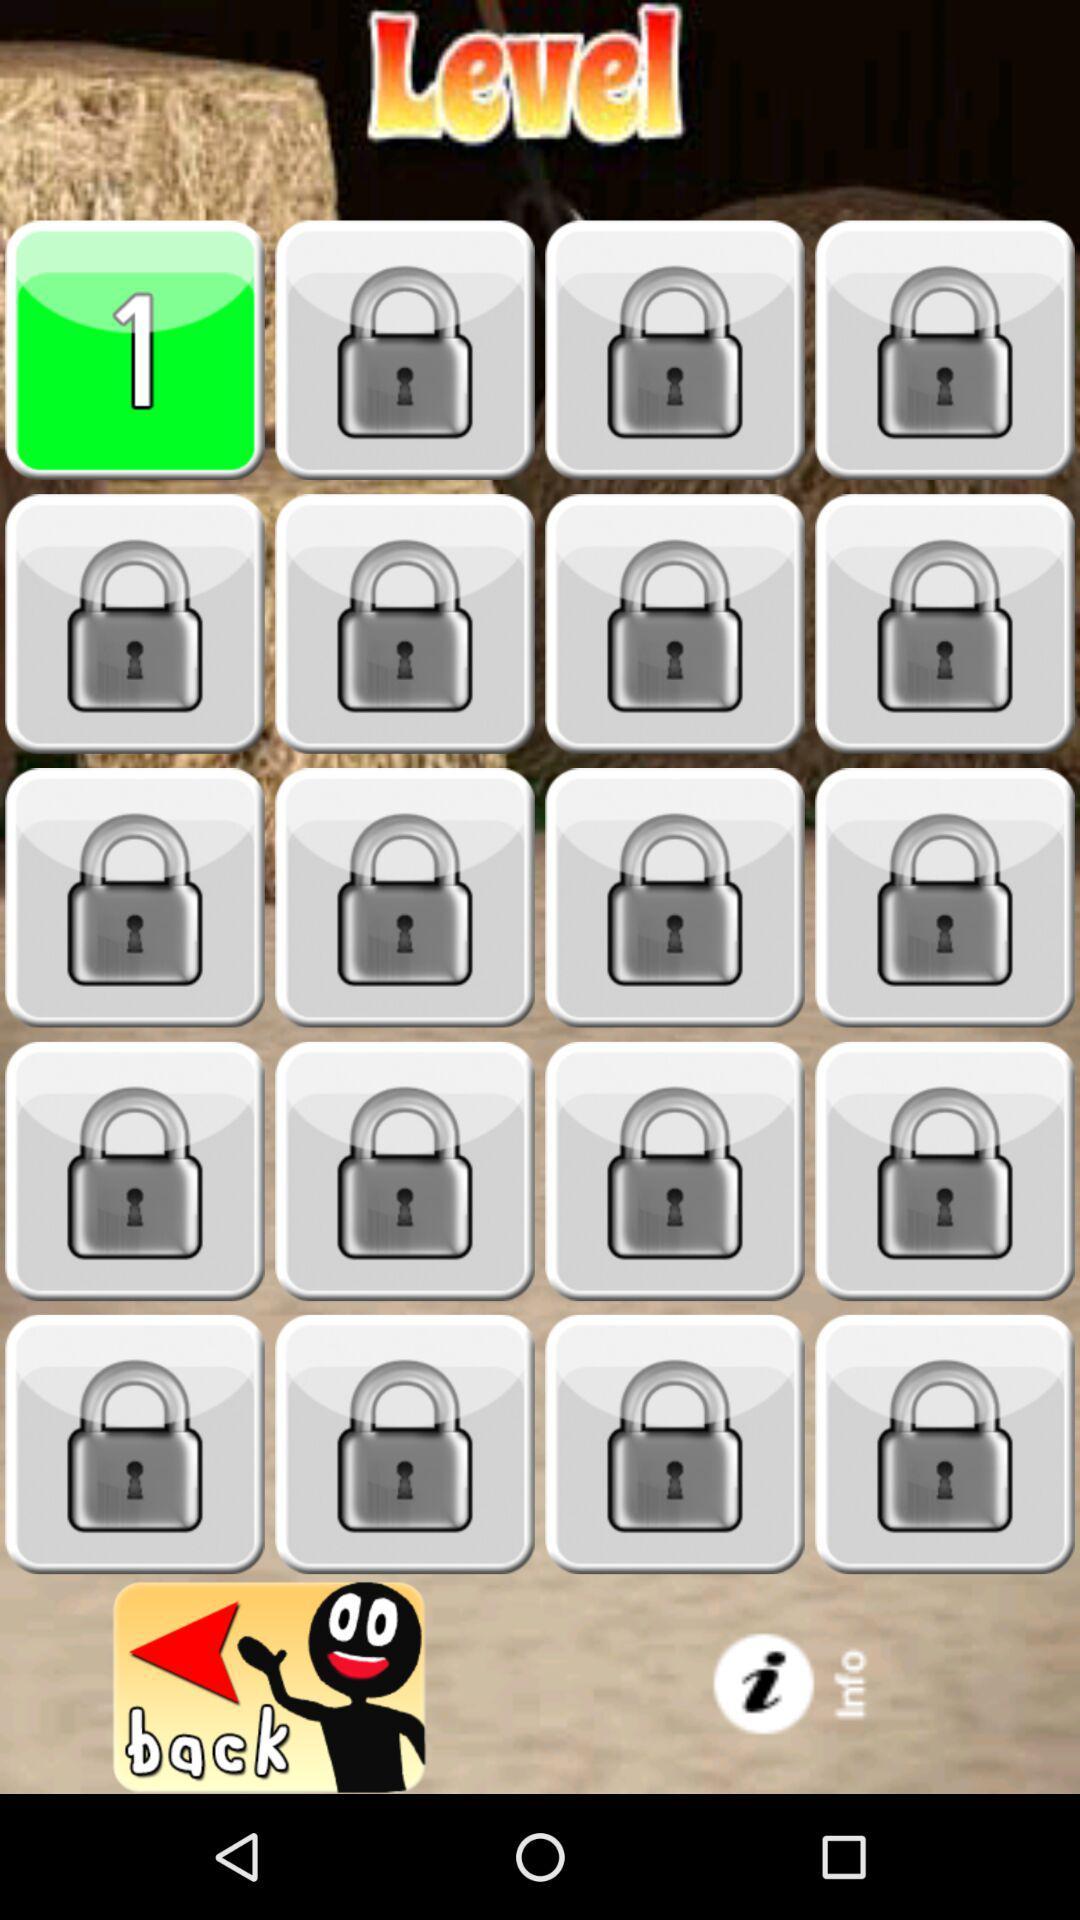 This screenshot has width=1080, height=1920. I want to click on information on app, so click(810, 1686).